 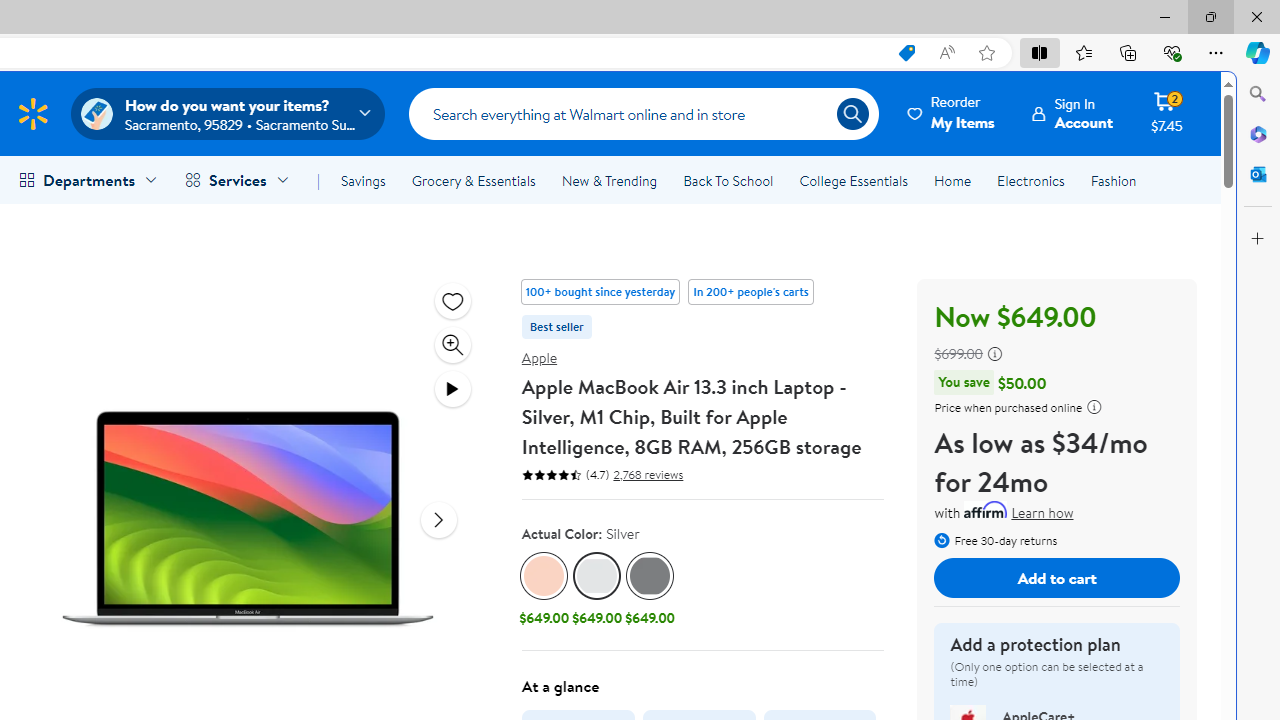 I want to click on 'Gold Gold, $649.00', so click(x=544, y=590).